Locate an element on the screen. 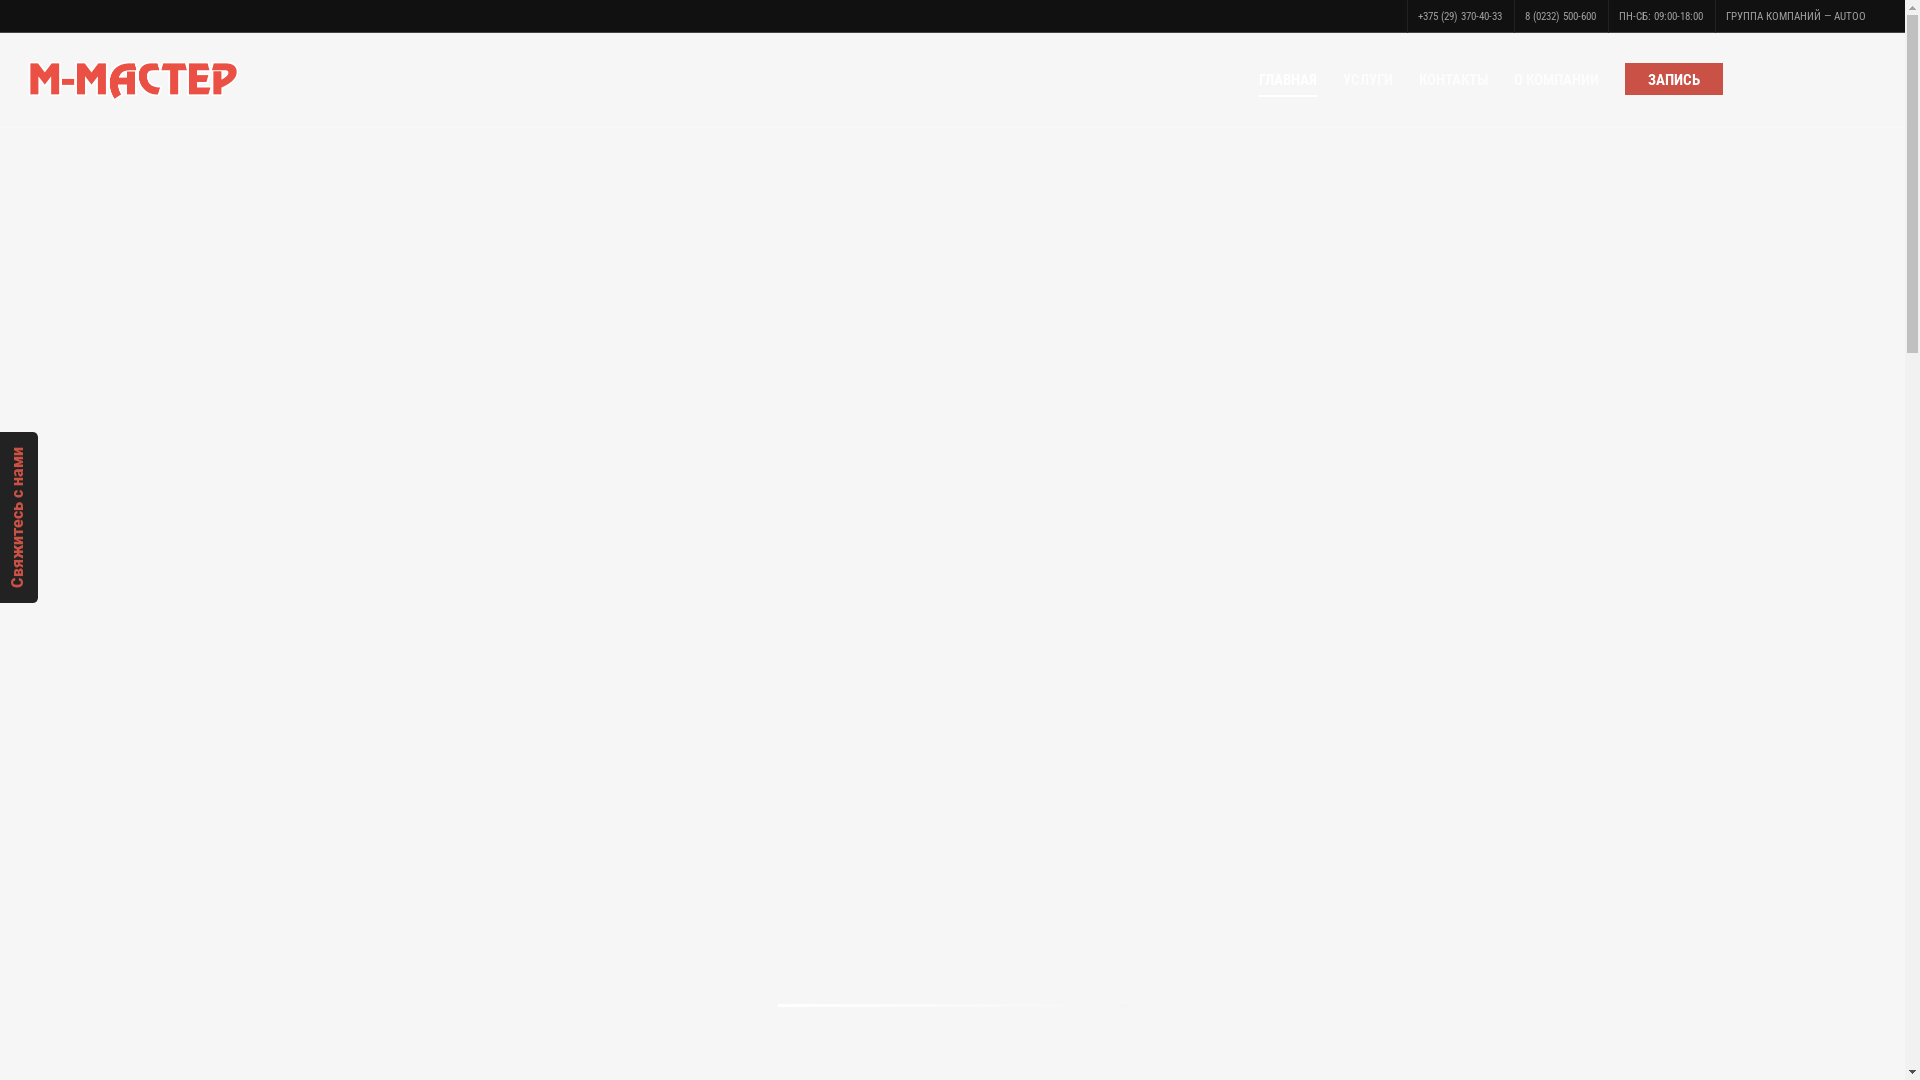 Image resolution: width=1920 pixels, height=1080 pixels. '8 (0232) 500-600' is located at coordinates (1559, 16).